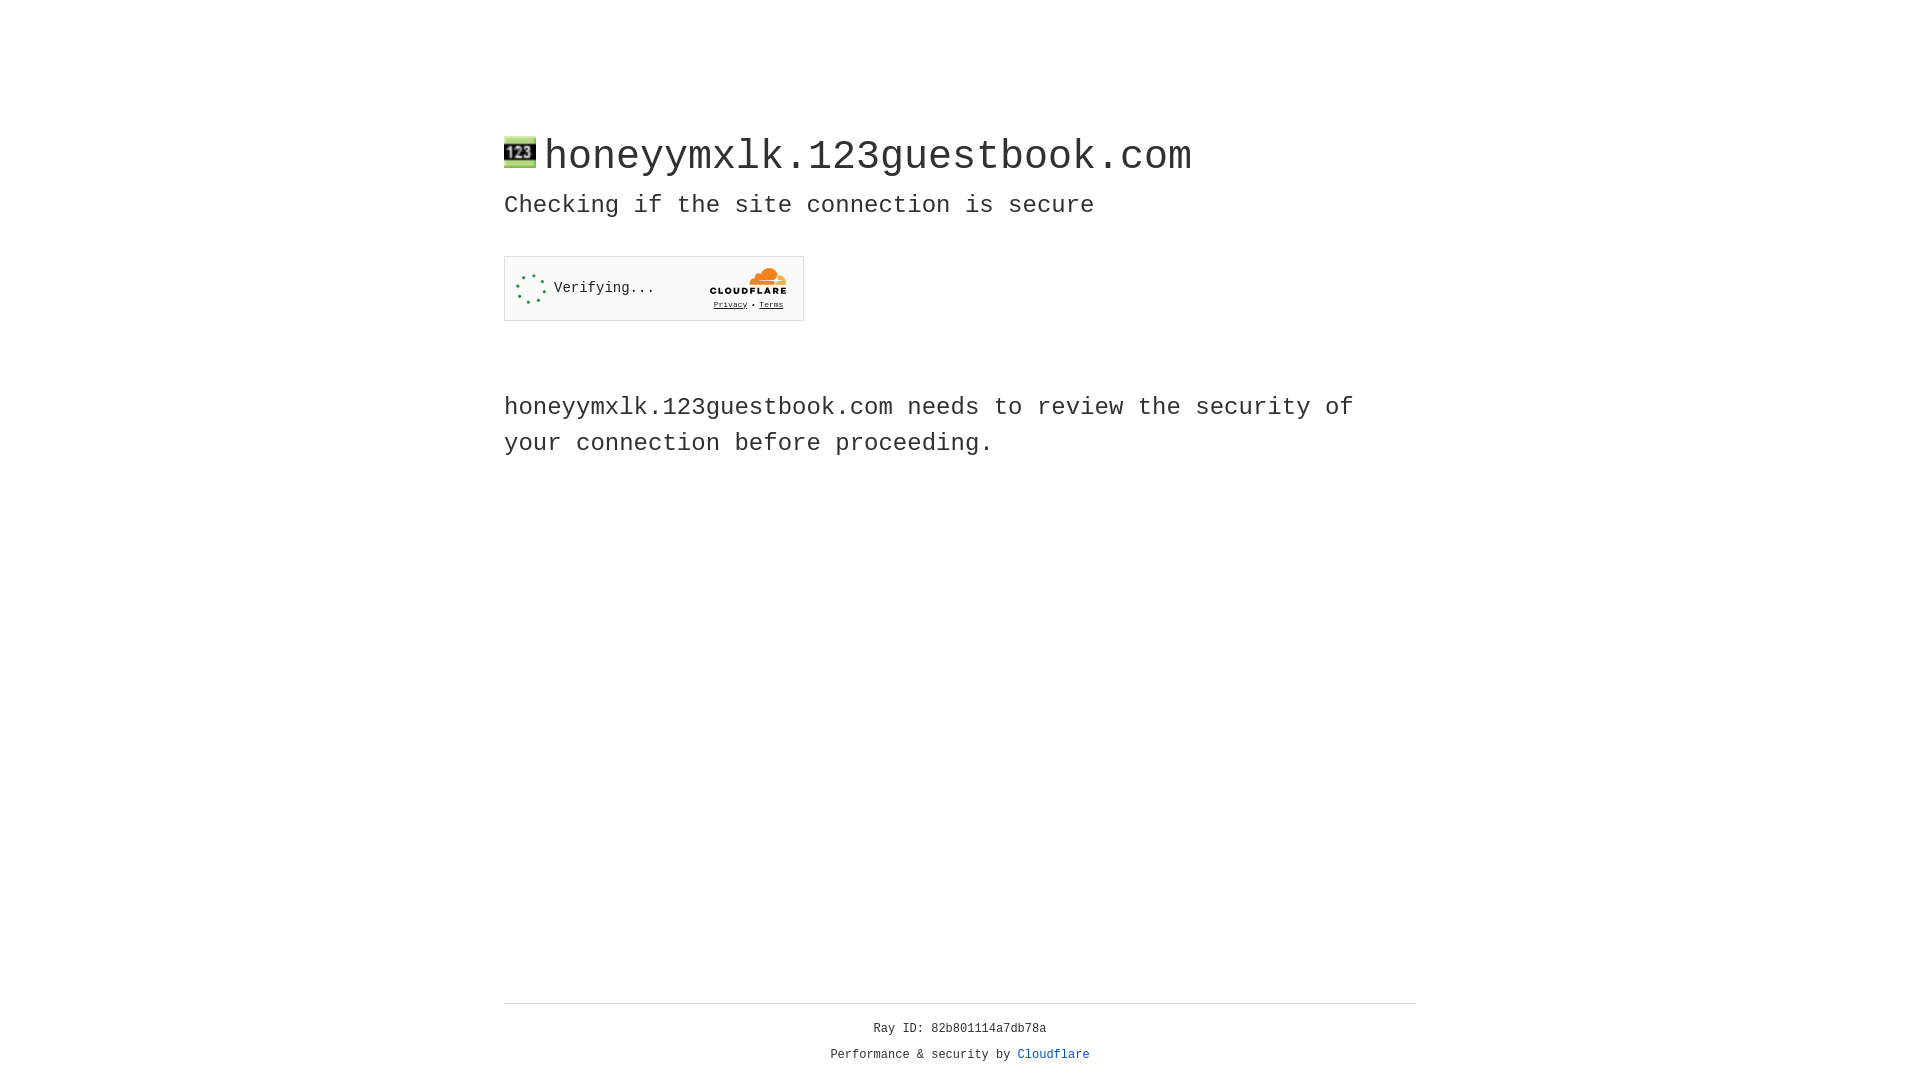  Describe the element at coordinates (1053, 1054) in the screenshot. I see `'Cloudflare'` at that location.